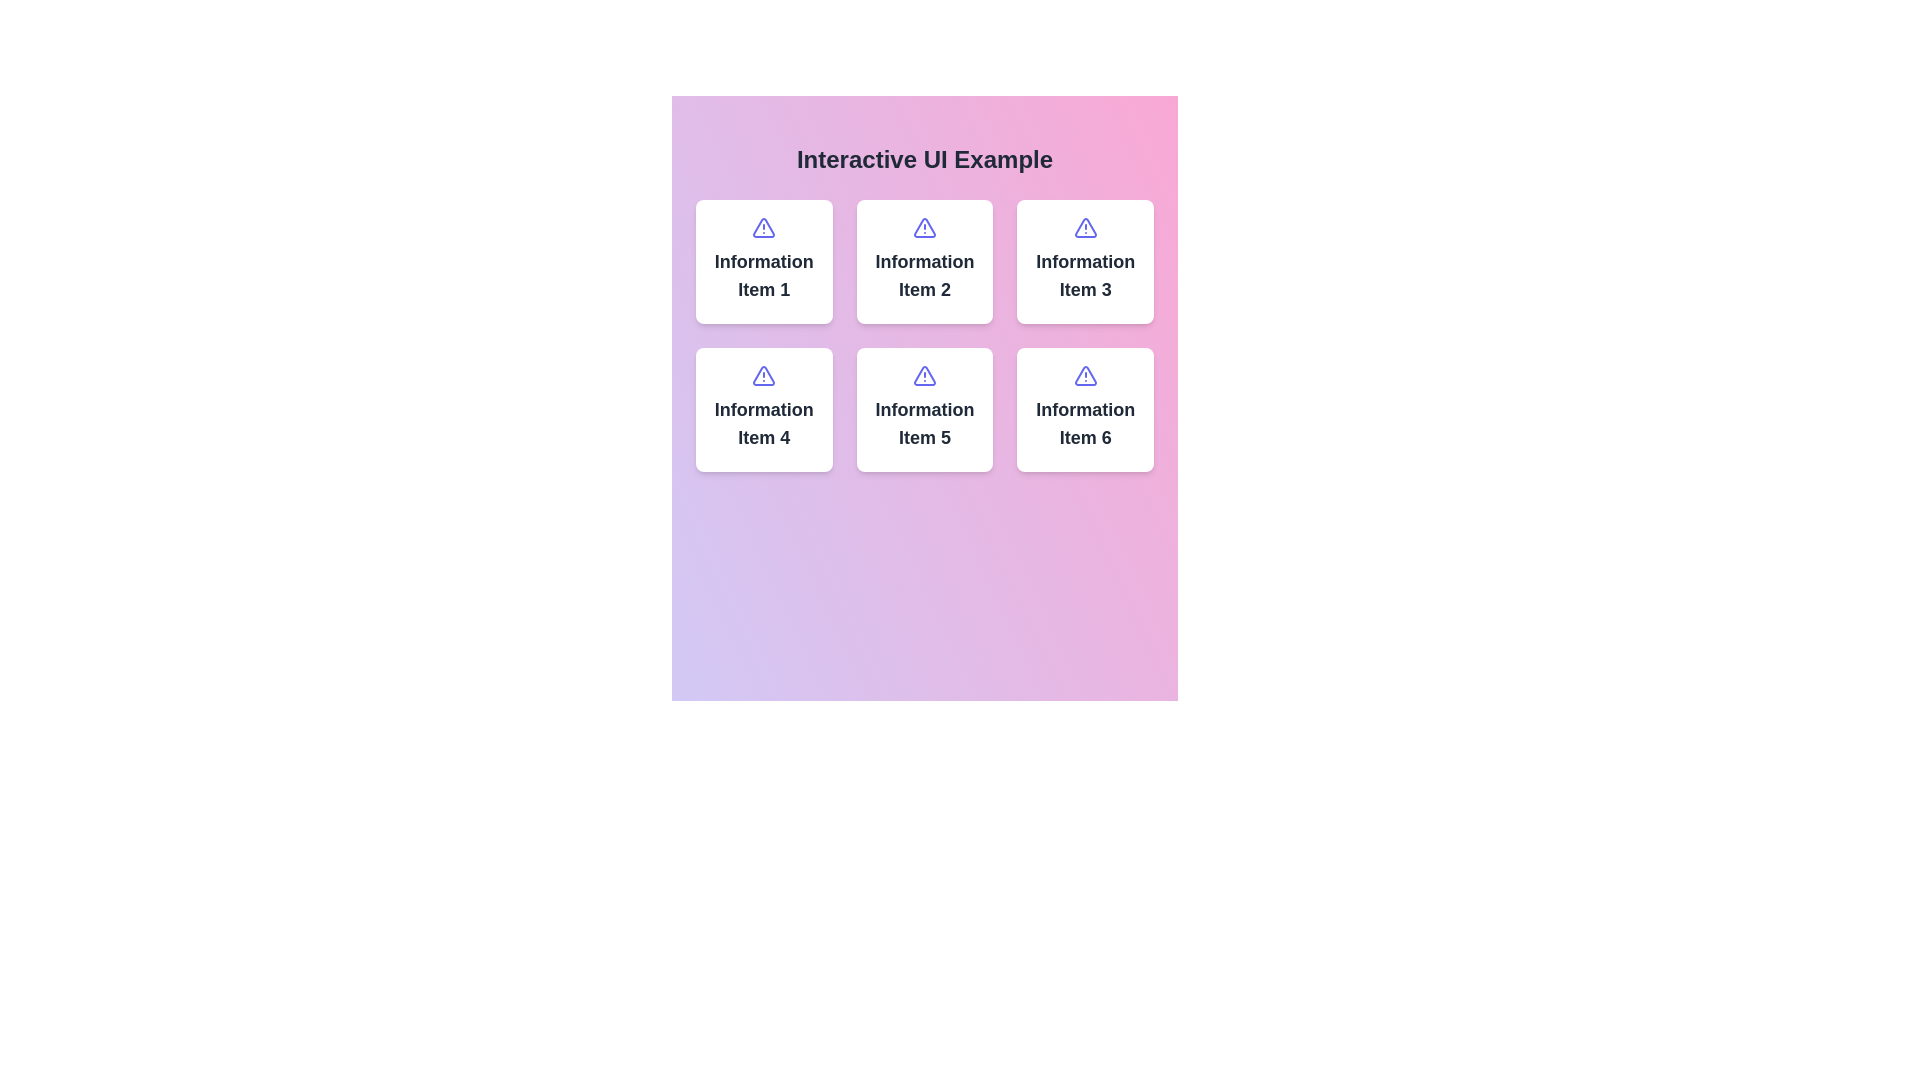  I want to click on descriptive text label located at the bottom of the sixth box in a 2-row, 3-column grid layout, so click(1084, 423).